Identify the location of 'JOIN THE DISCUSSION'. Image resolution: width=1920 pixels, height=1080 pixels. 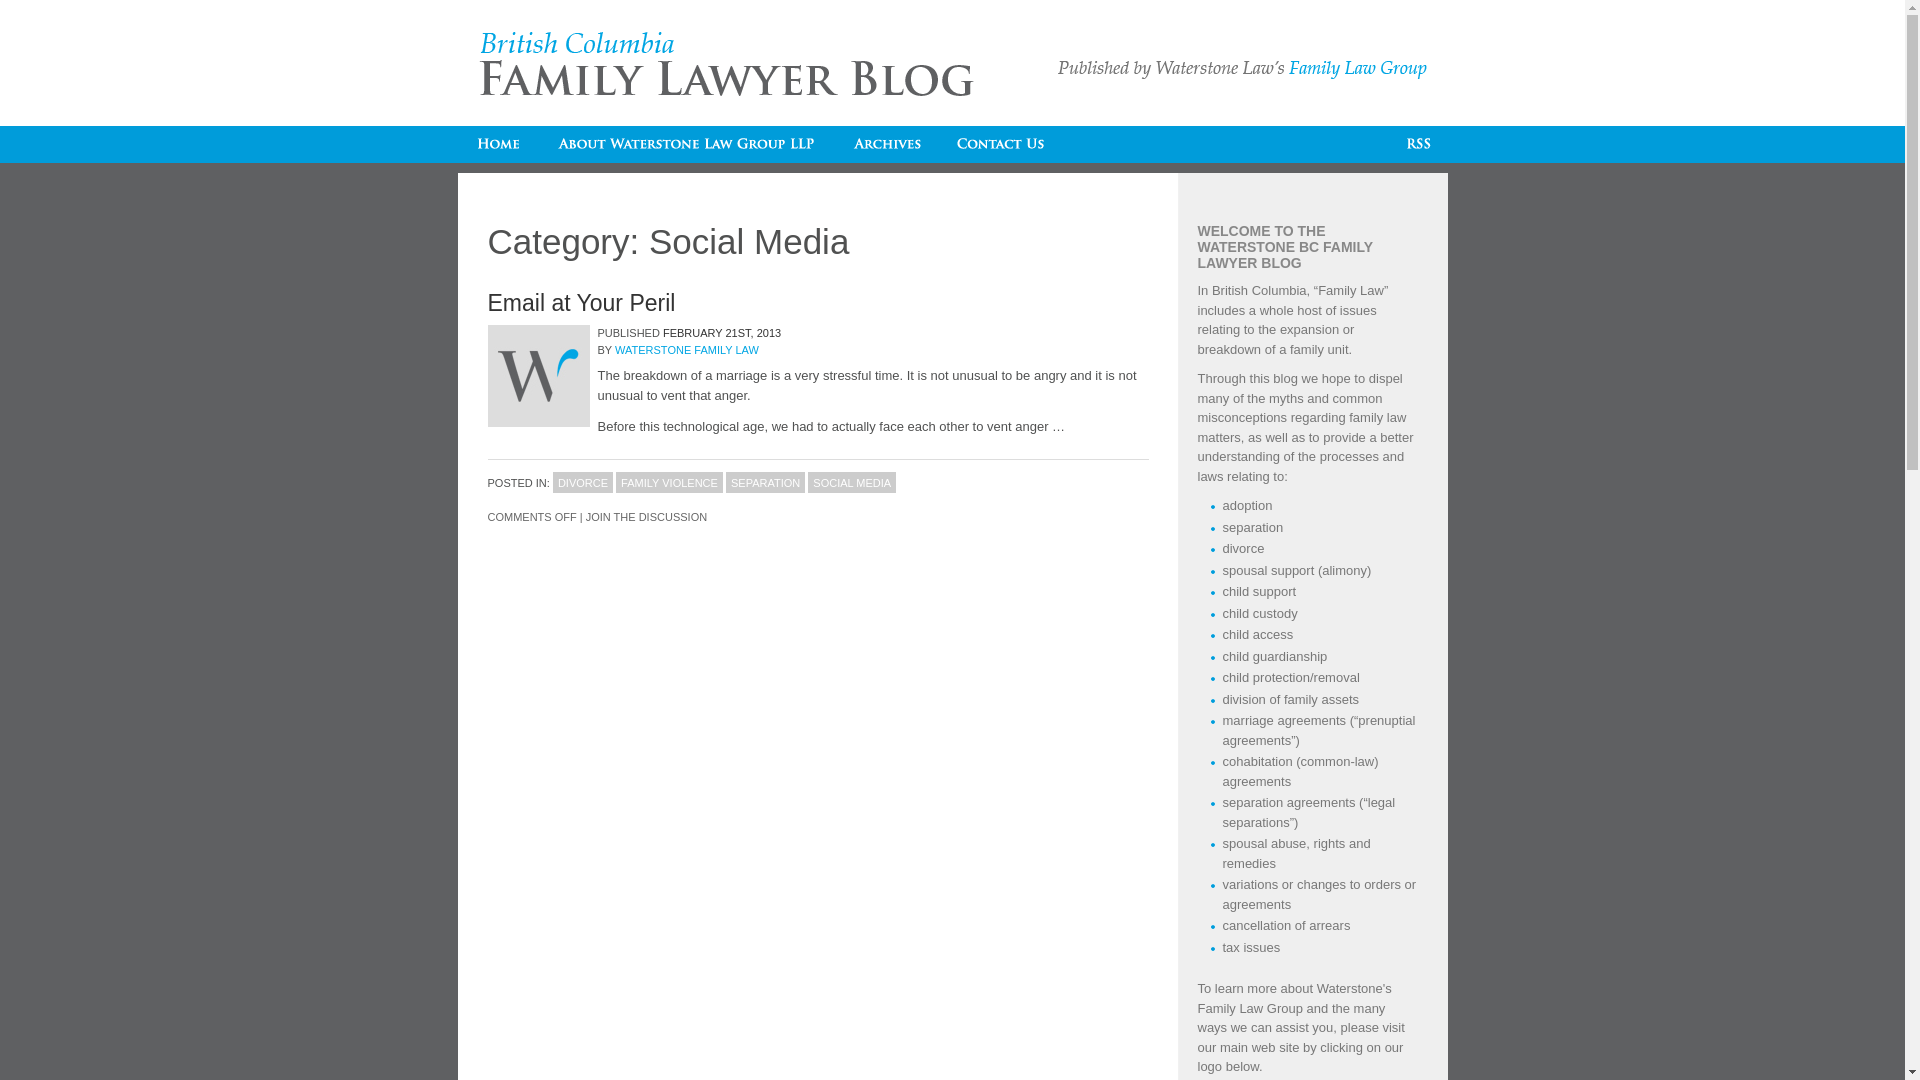
(584, 515).